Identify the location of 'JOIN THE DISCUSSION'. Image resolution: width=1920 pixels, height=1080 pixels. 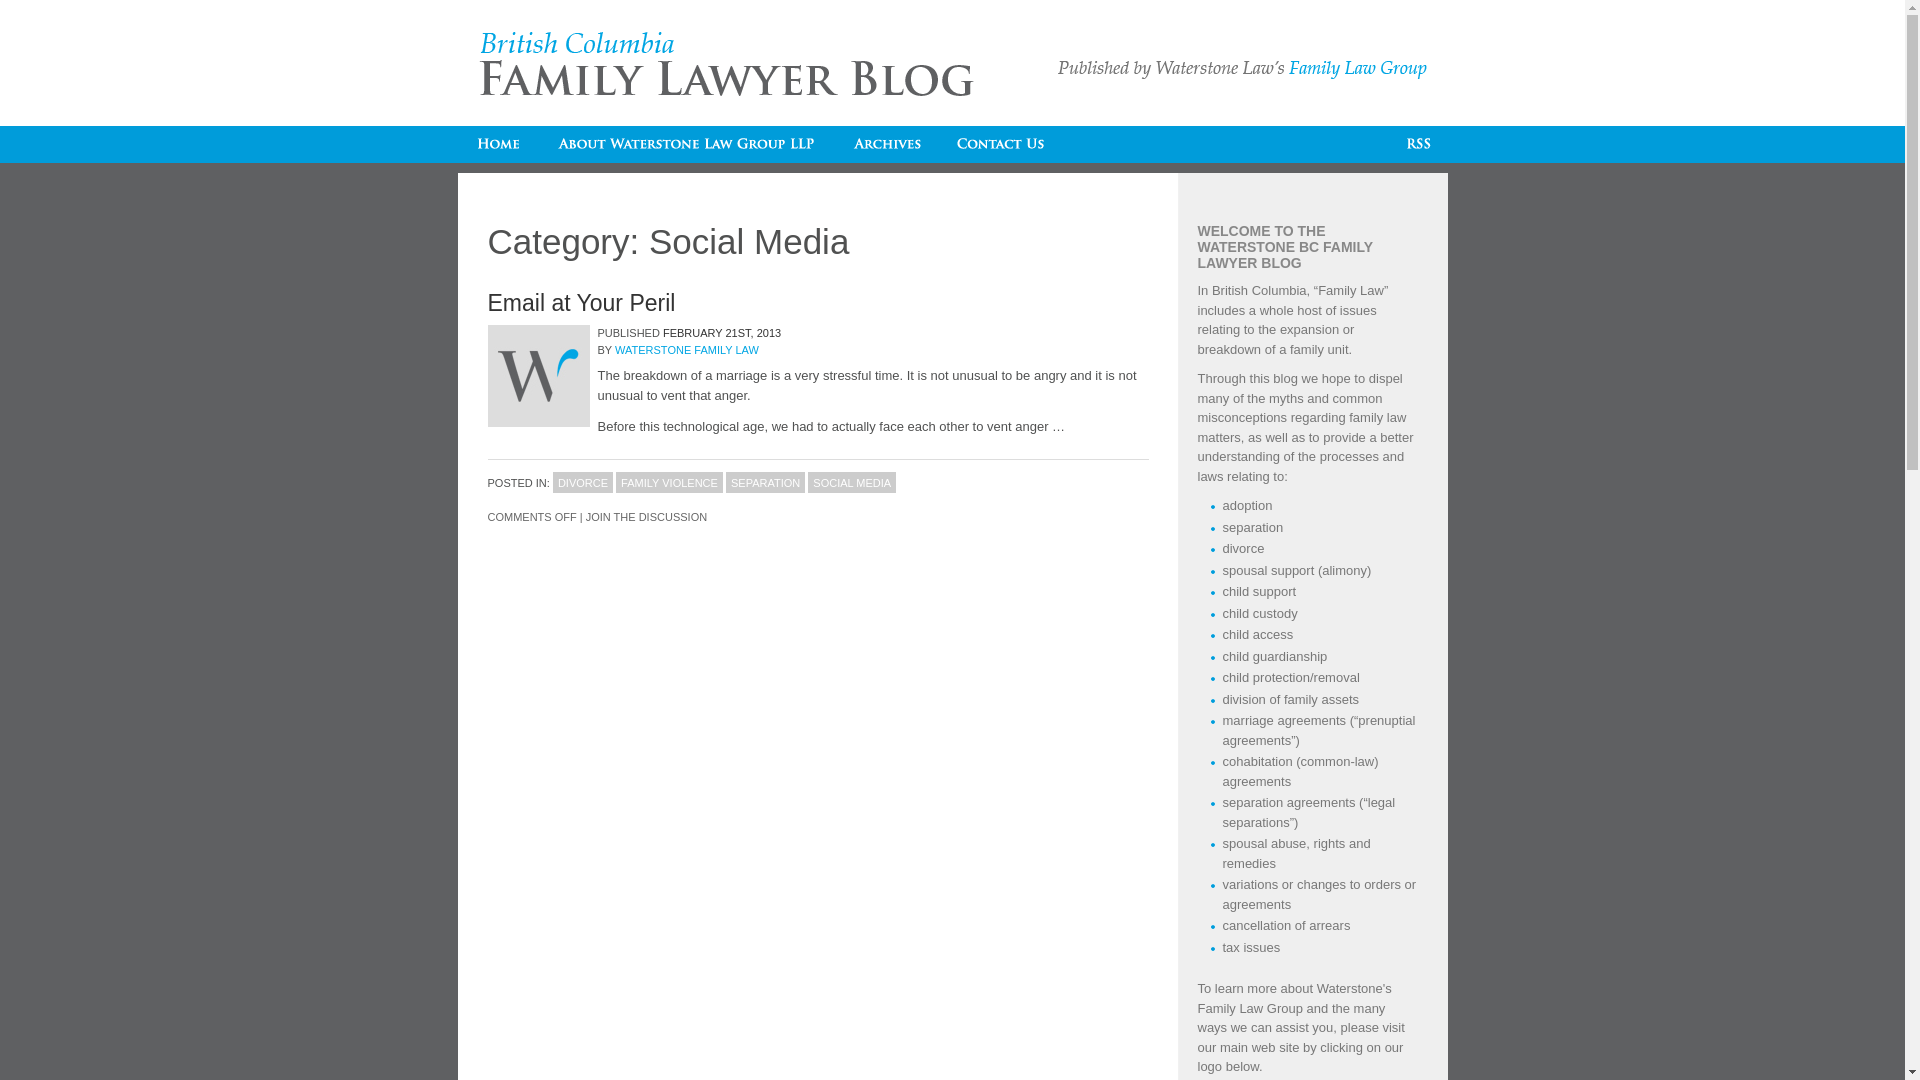
(584, 515).